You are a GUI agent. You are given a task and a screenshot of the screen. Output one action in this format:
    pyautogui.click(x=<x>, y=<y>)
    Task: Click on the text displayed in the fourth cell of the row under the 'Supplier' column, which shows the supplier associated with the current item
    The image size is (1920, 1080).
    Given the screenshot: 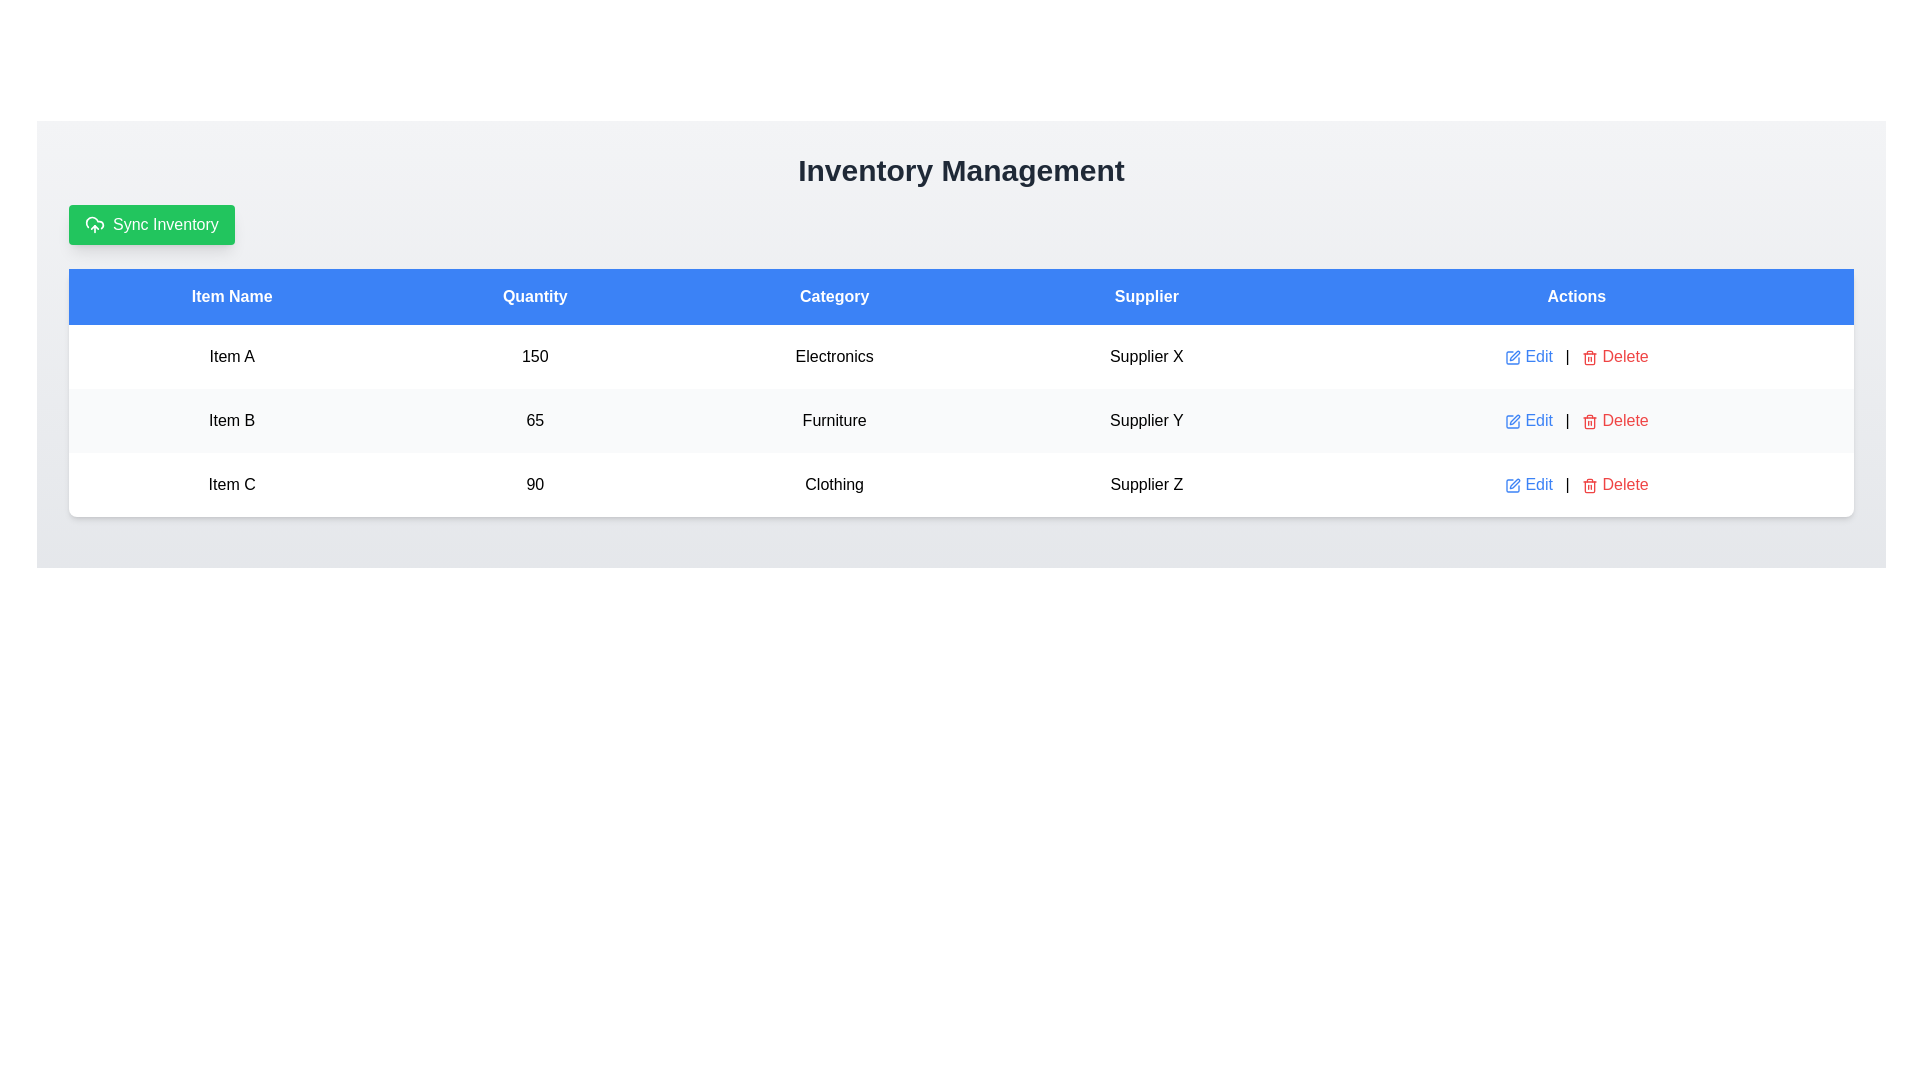 What is the action you would take?
    pyautogui.click(x=1146, y=356)
    